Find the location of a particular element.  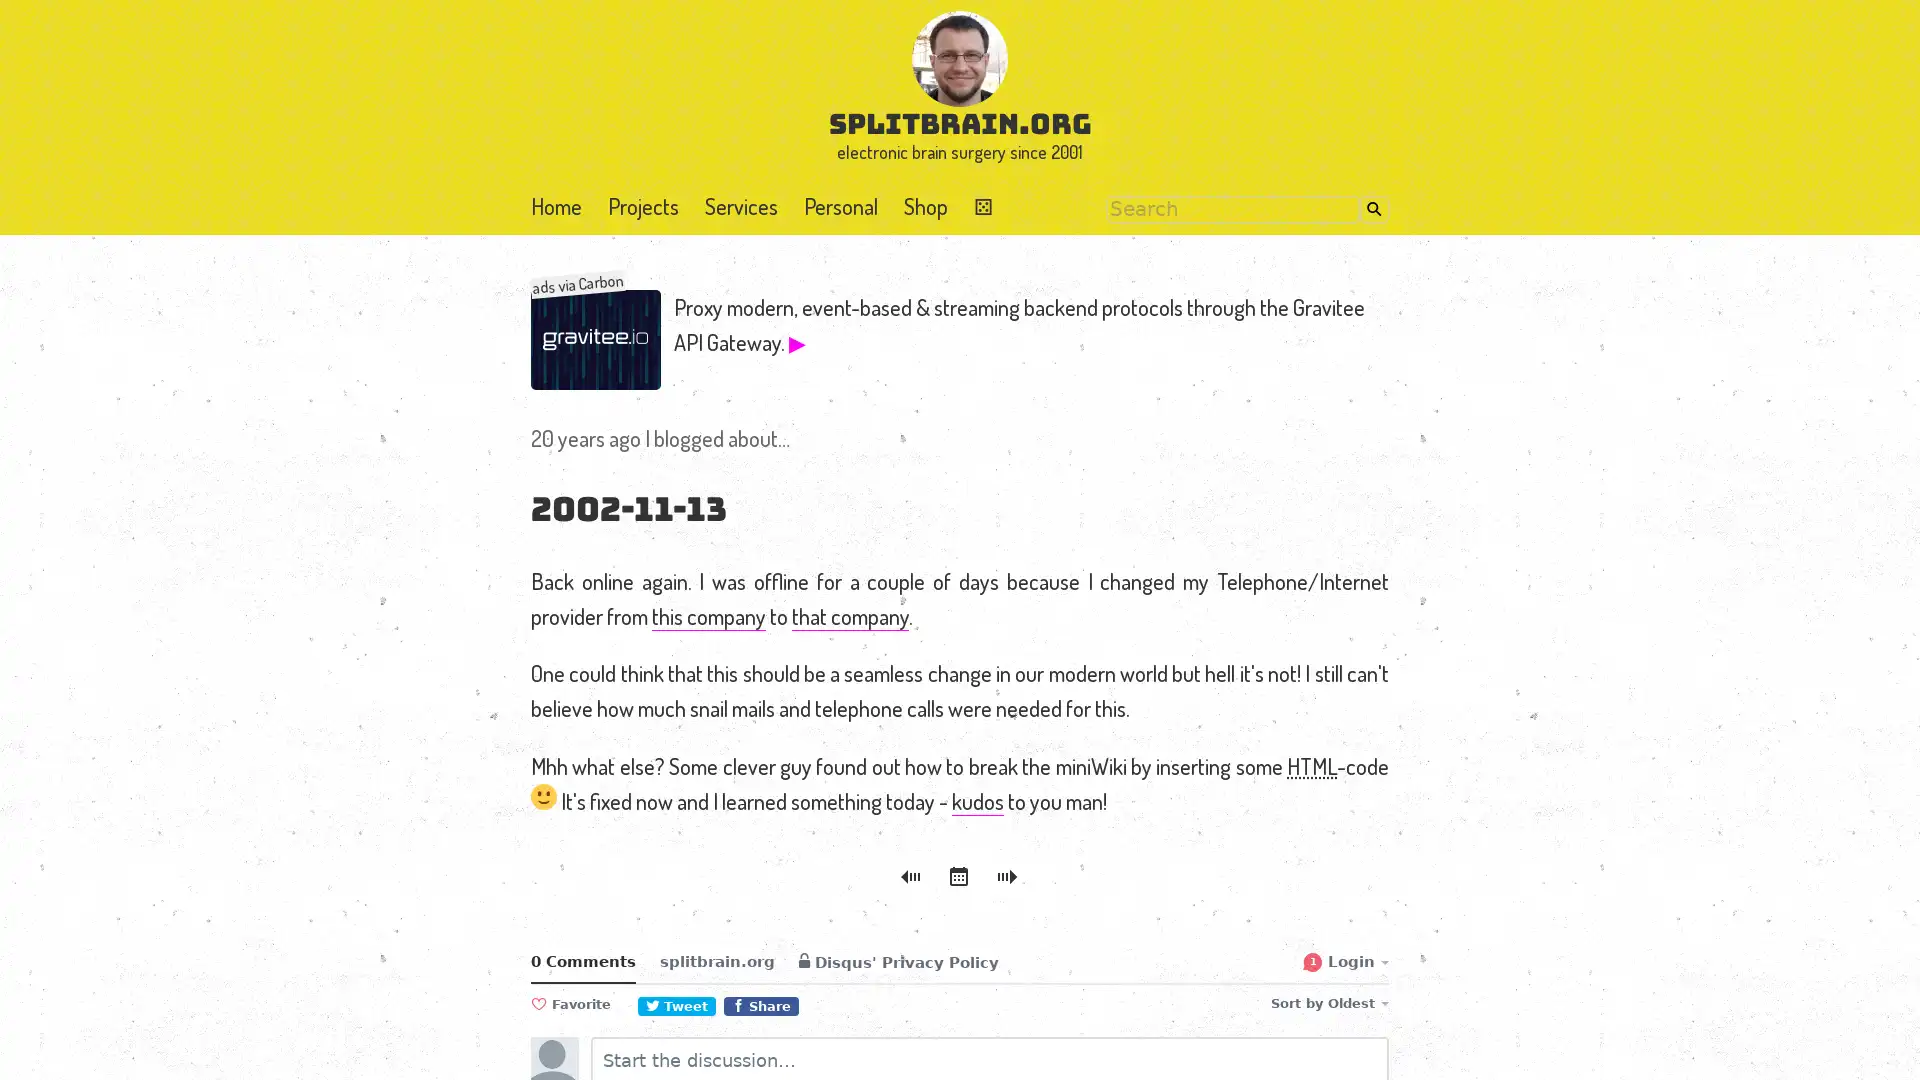

Search is located at coordinates (1373, 209).